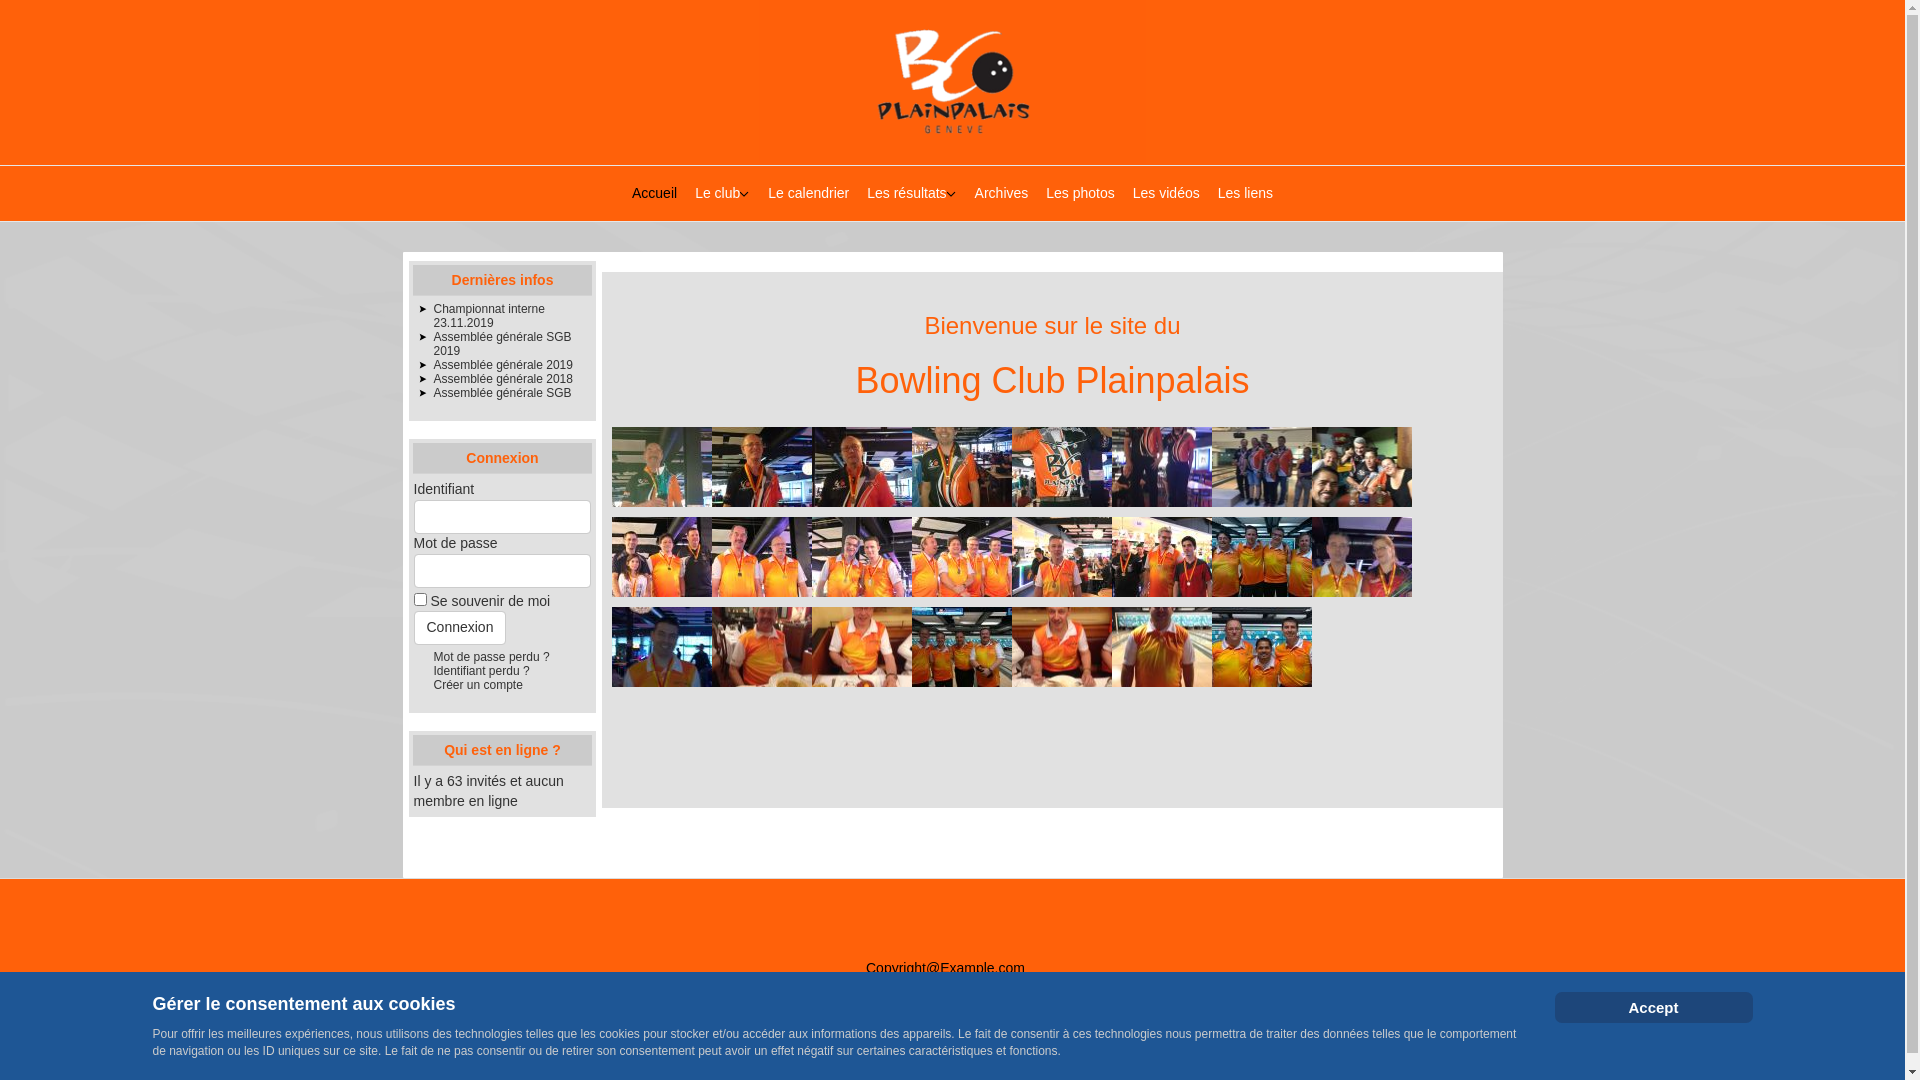 The height and width of the screenshot is (1080, 1920). I want to click on 'Le calendrier', so click(808, 193).